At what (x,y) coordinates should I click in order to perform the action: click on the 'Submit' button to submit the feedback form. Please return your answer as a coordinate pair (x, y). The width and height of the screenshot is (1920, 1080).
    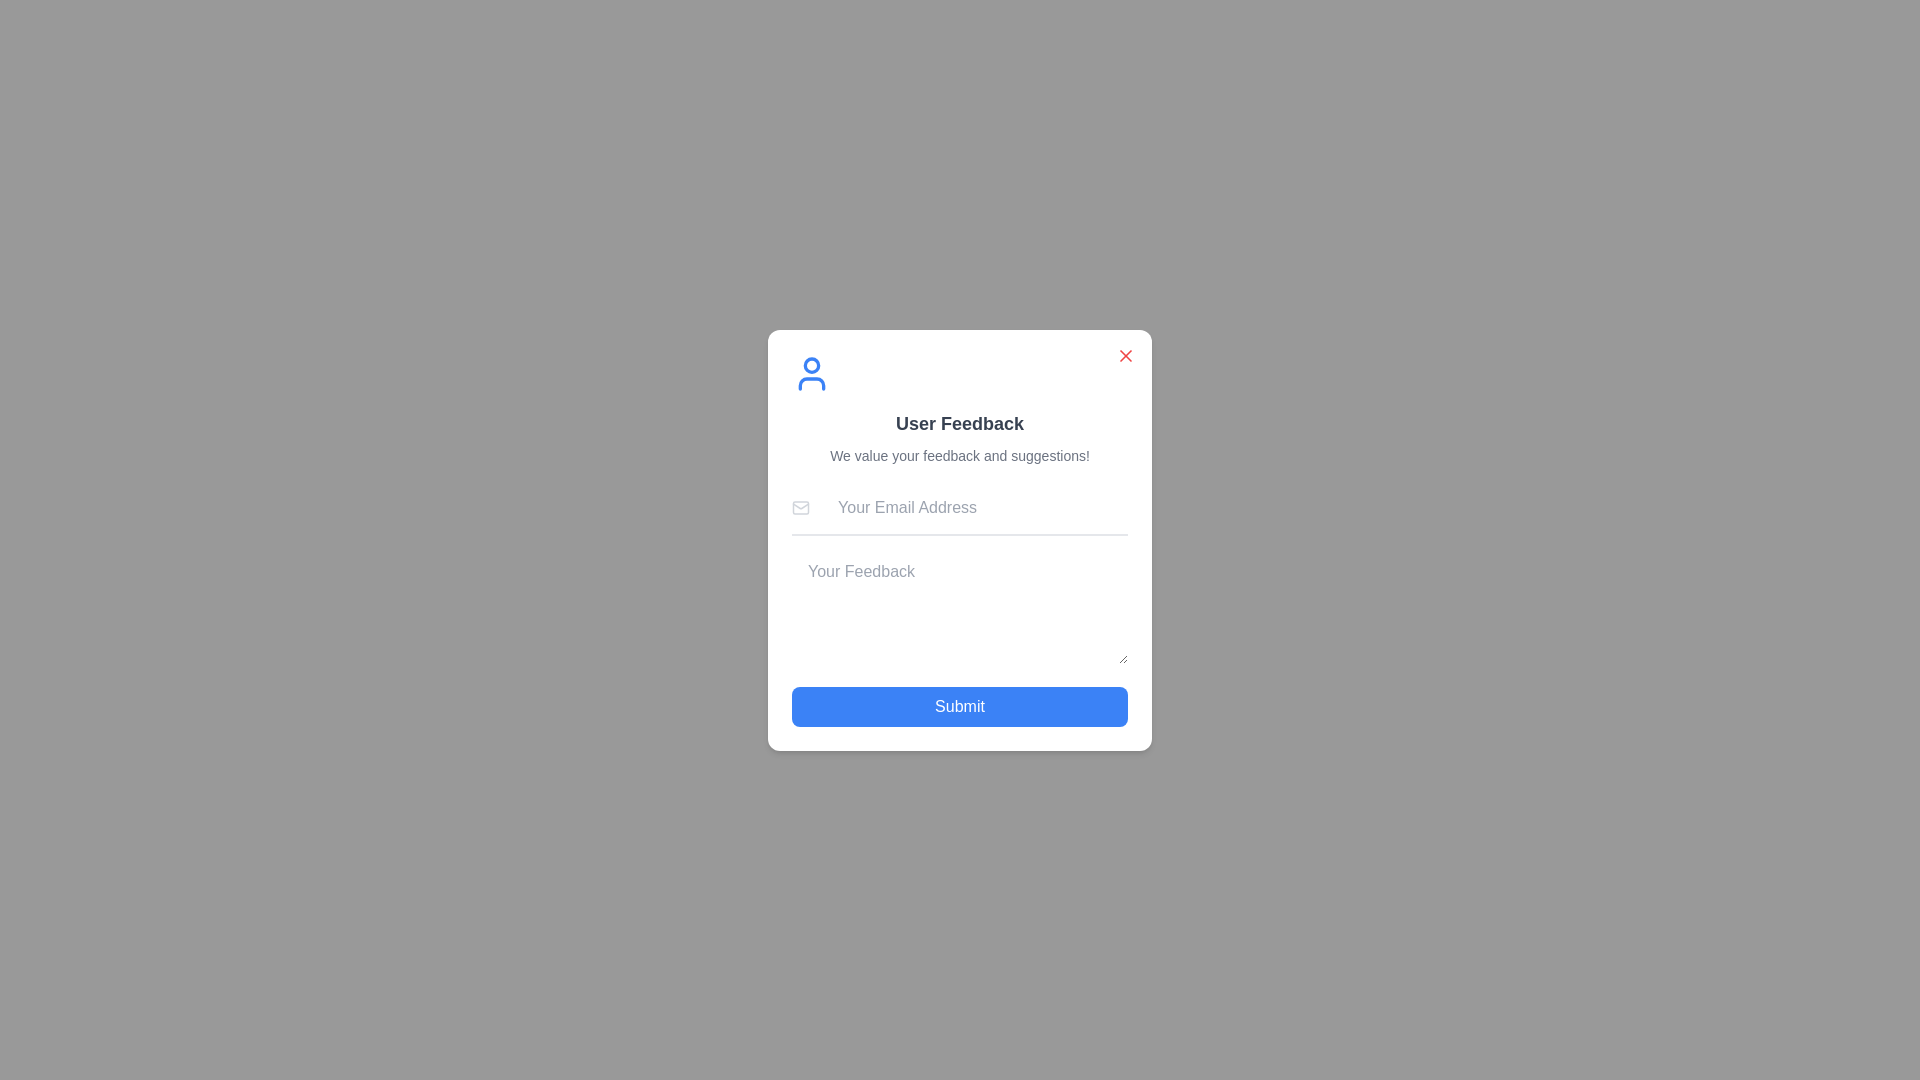
    Looking at the image, I should click on (960, 705).